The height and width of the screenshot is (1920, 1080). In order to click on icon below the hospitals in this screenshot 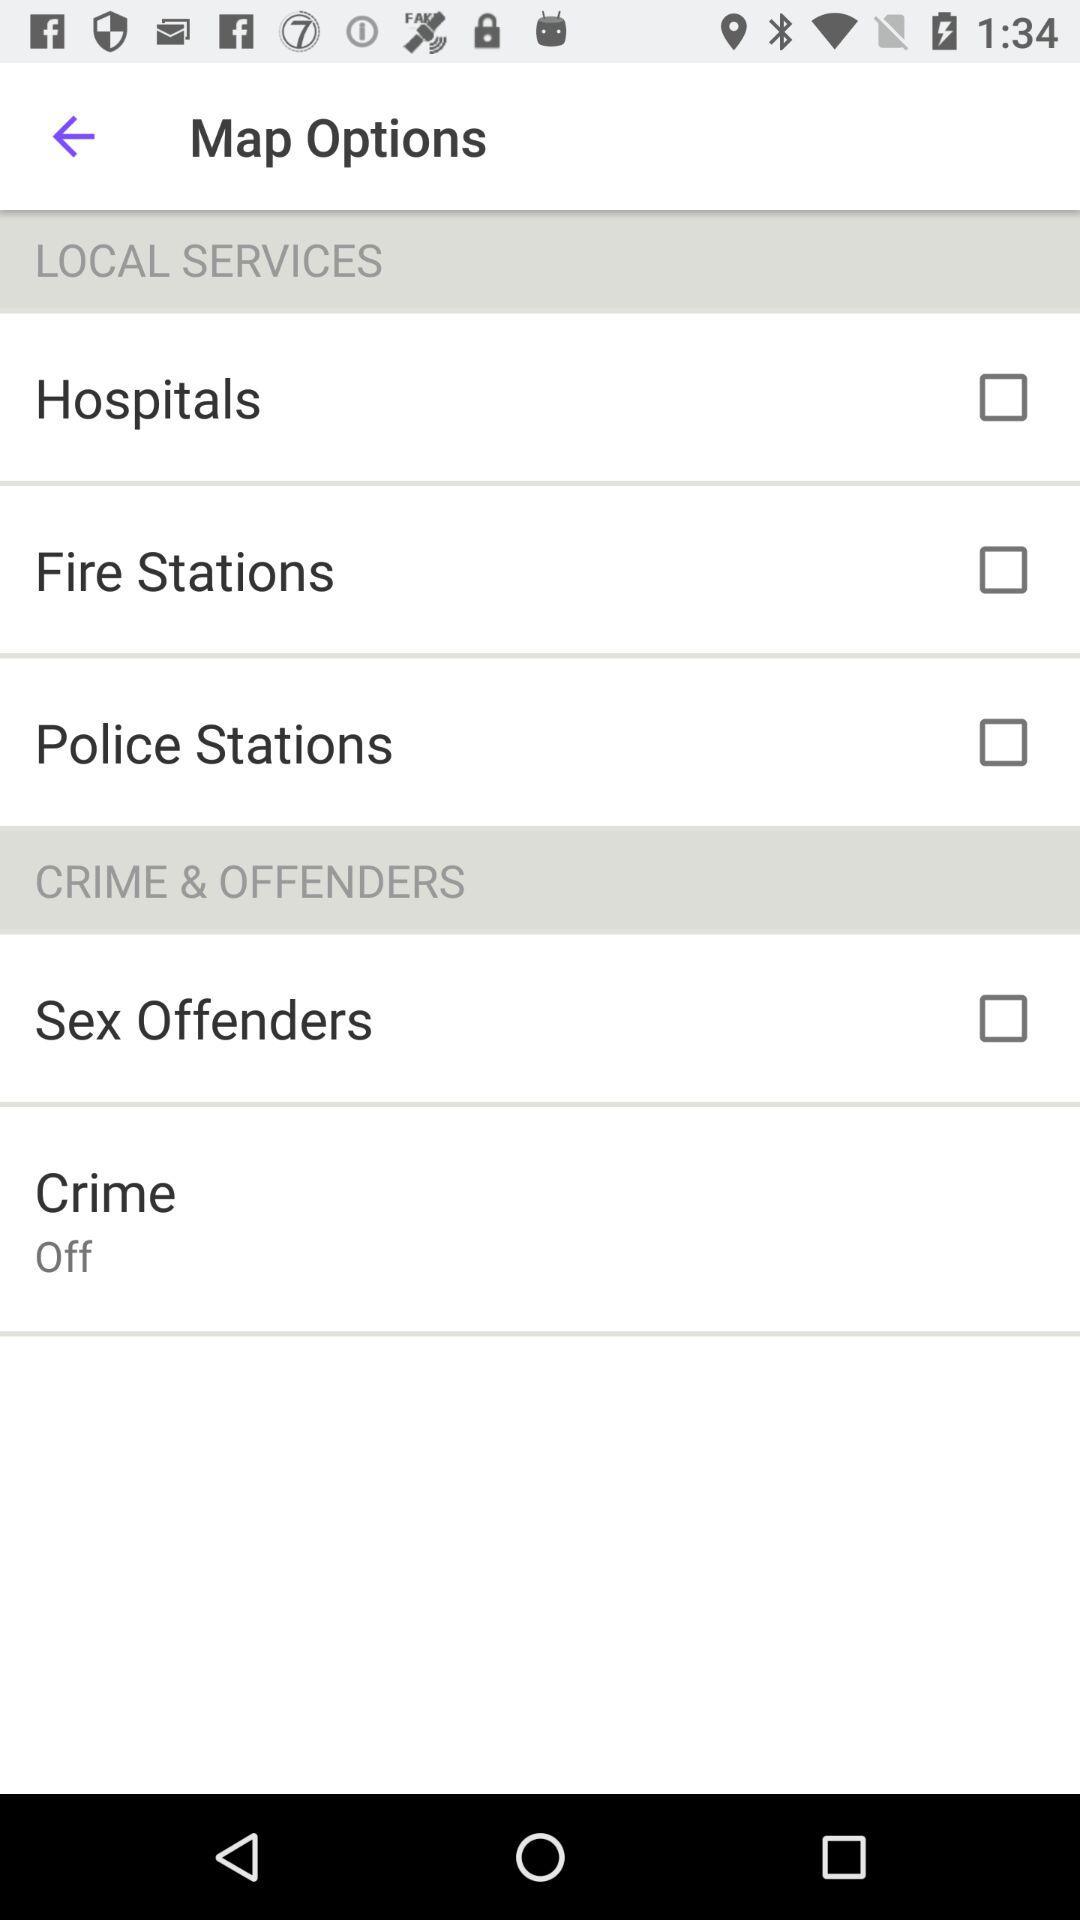, I will do `click(184, 568)`.